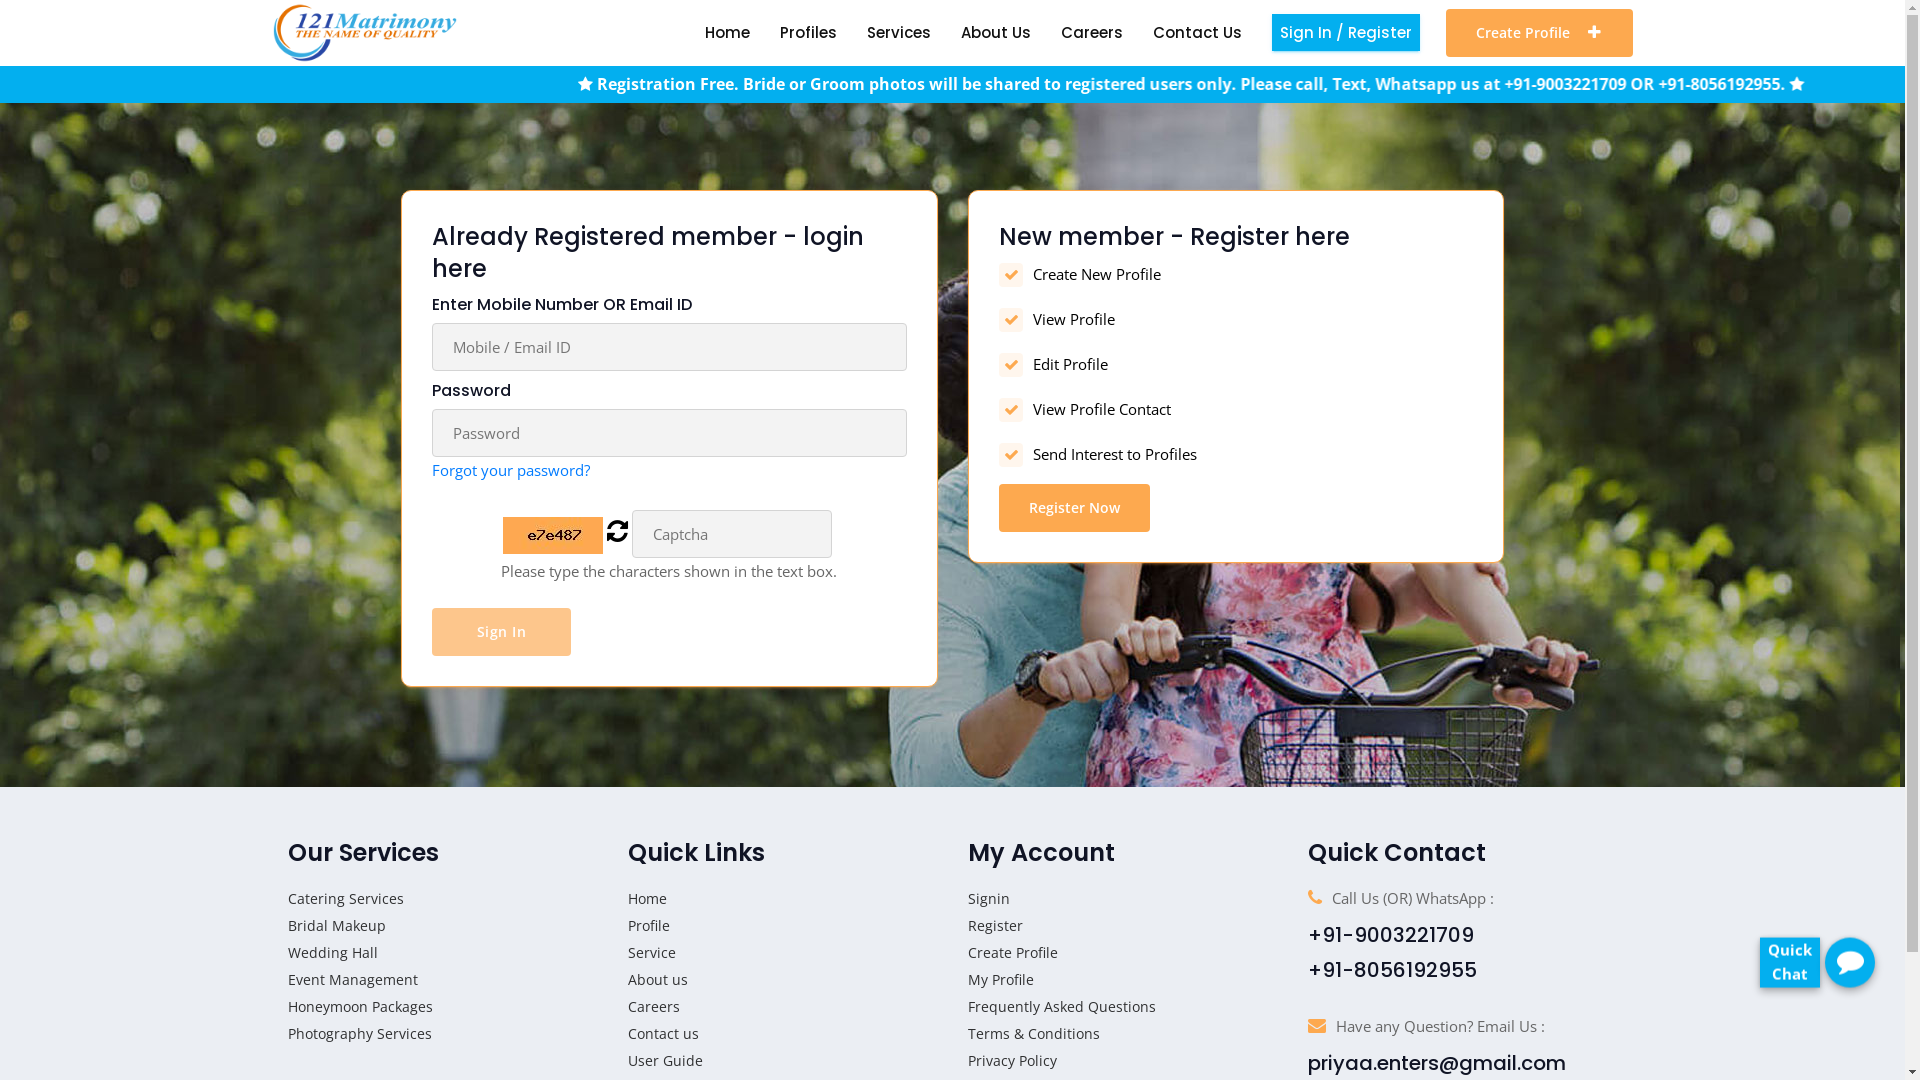 This screenshot has width=1920, height=1080. What do you see at coordinates (648, 925) in the screenshot?
I see `'Profile'` at bounding box center [648, 925].